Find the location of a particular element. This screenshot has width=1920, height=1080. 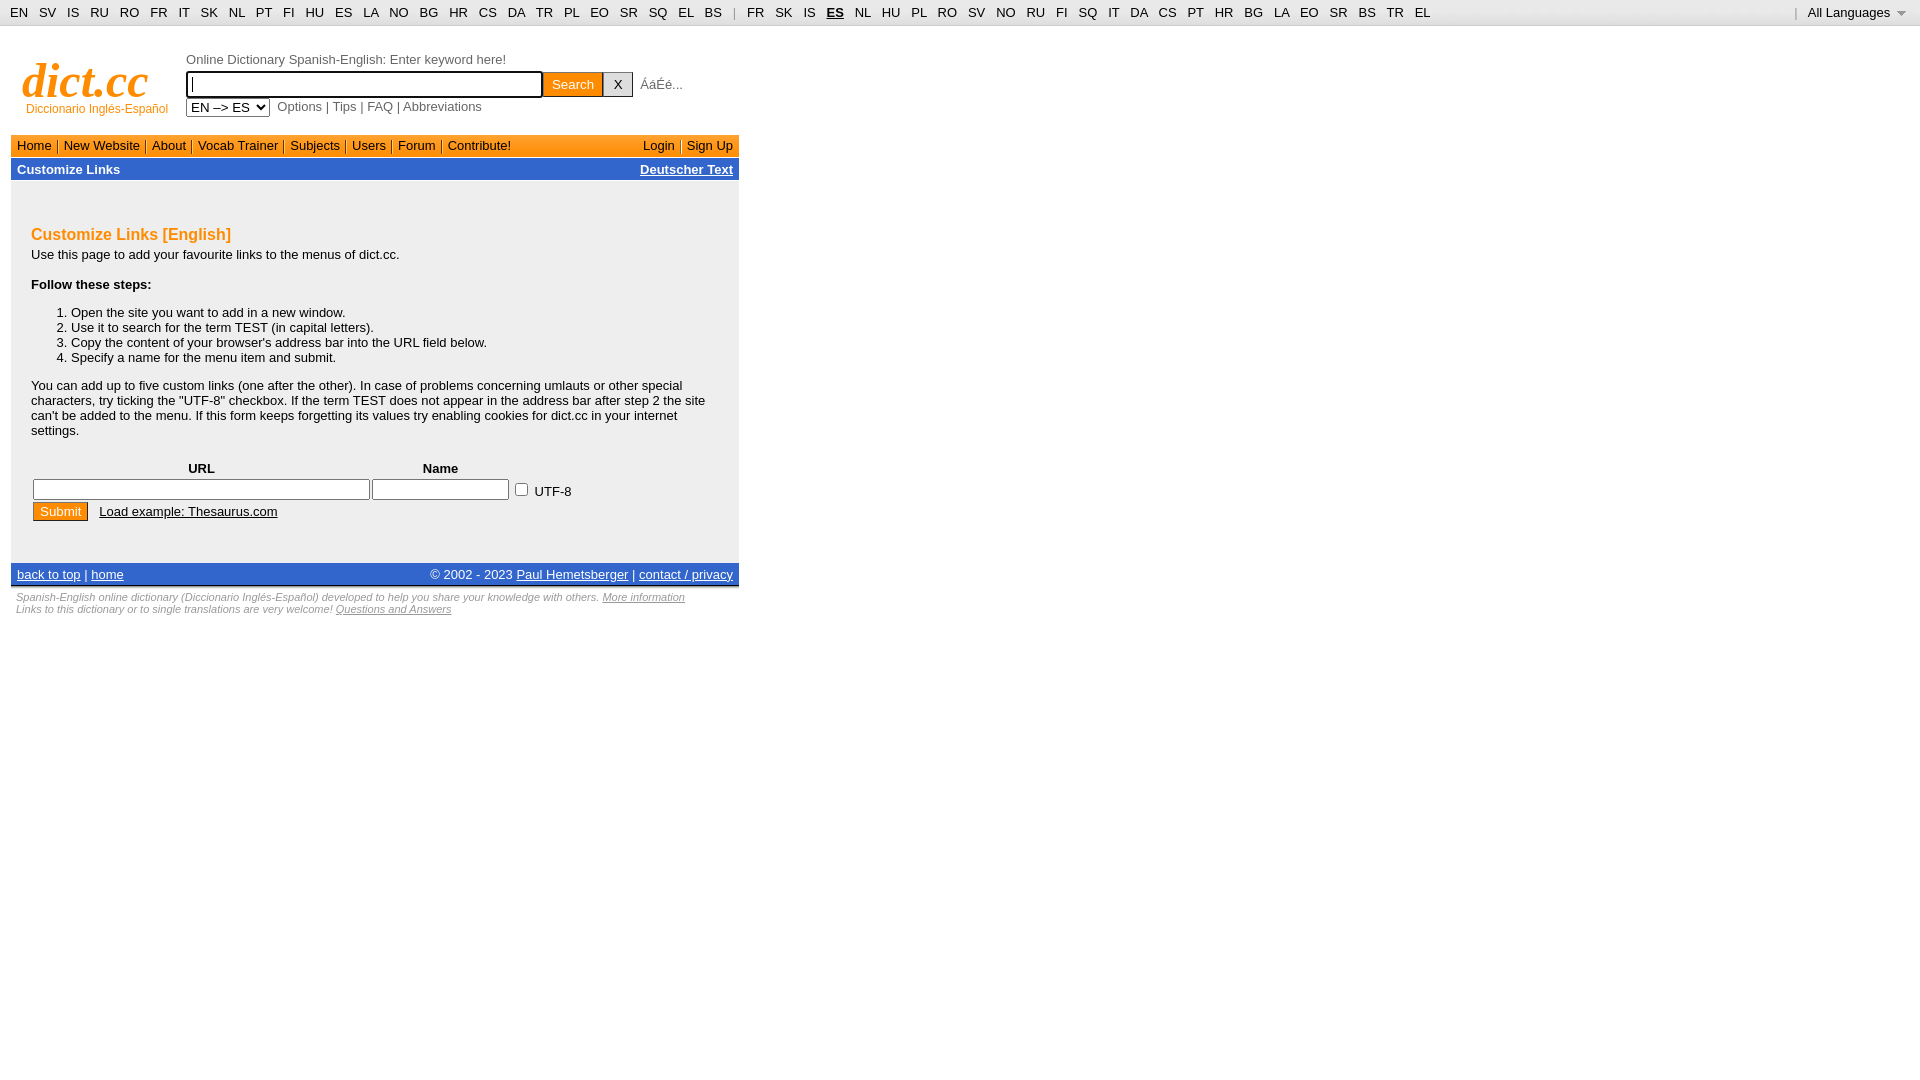

'IS' is located at coordinates (72, 12).